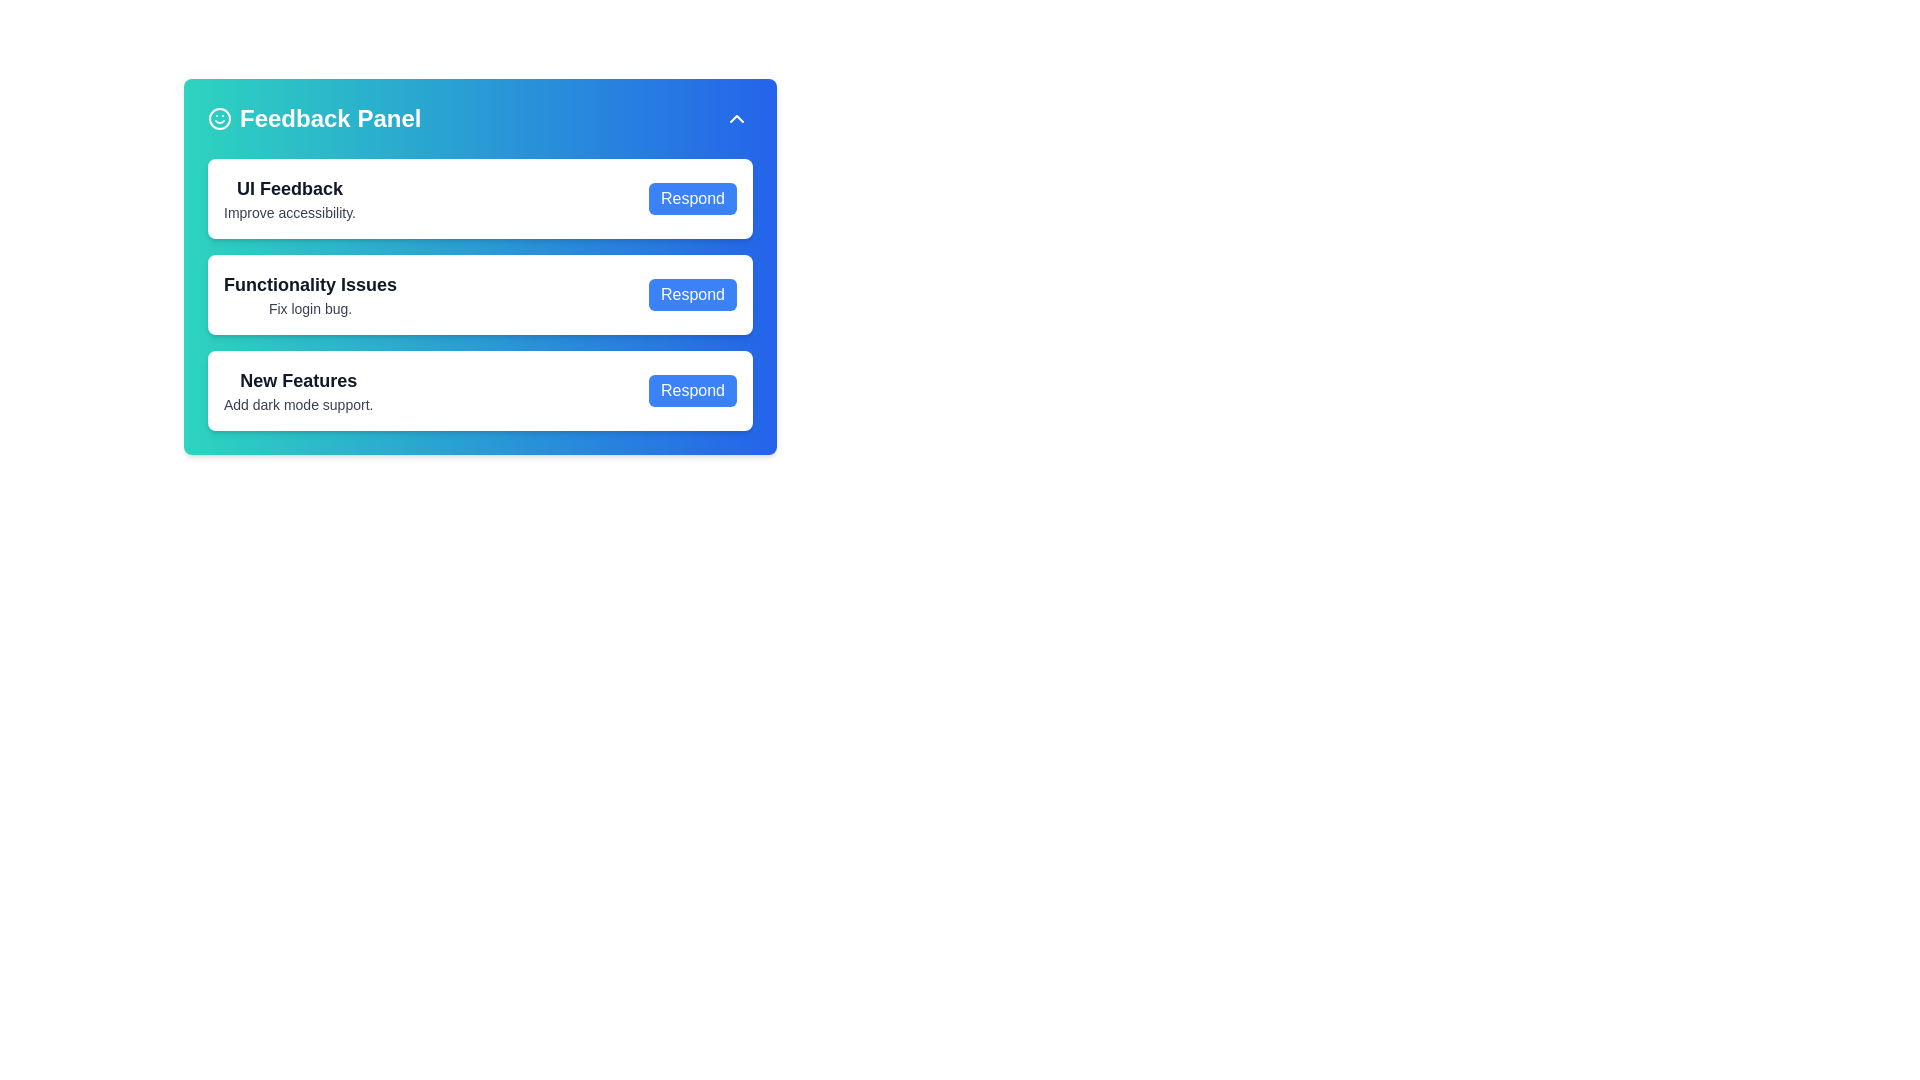  What do you see at coordinates (692, 294) in the screenshot?
I see `the rounded 'Respond' button with white text on a blue background, located in the feedback section to respond to the feedback regarding functionality issues` at bounding box center [692, 294].